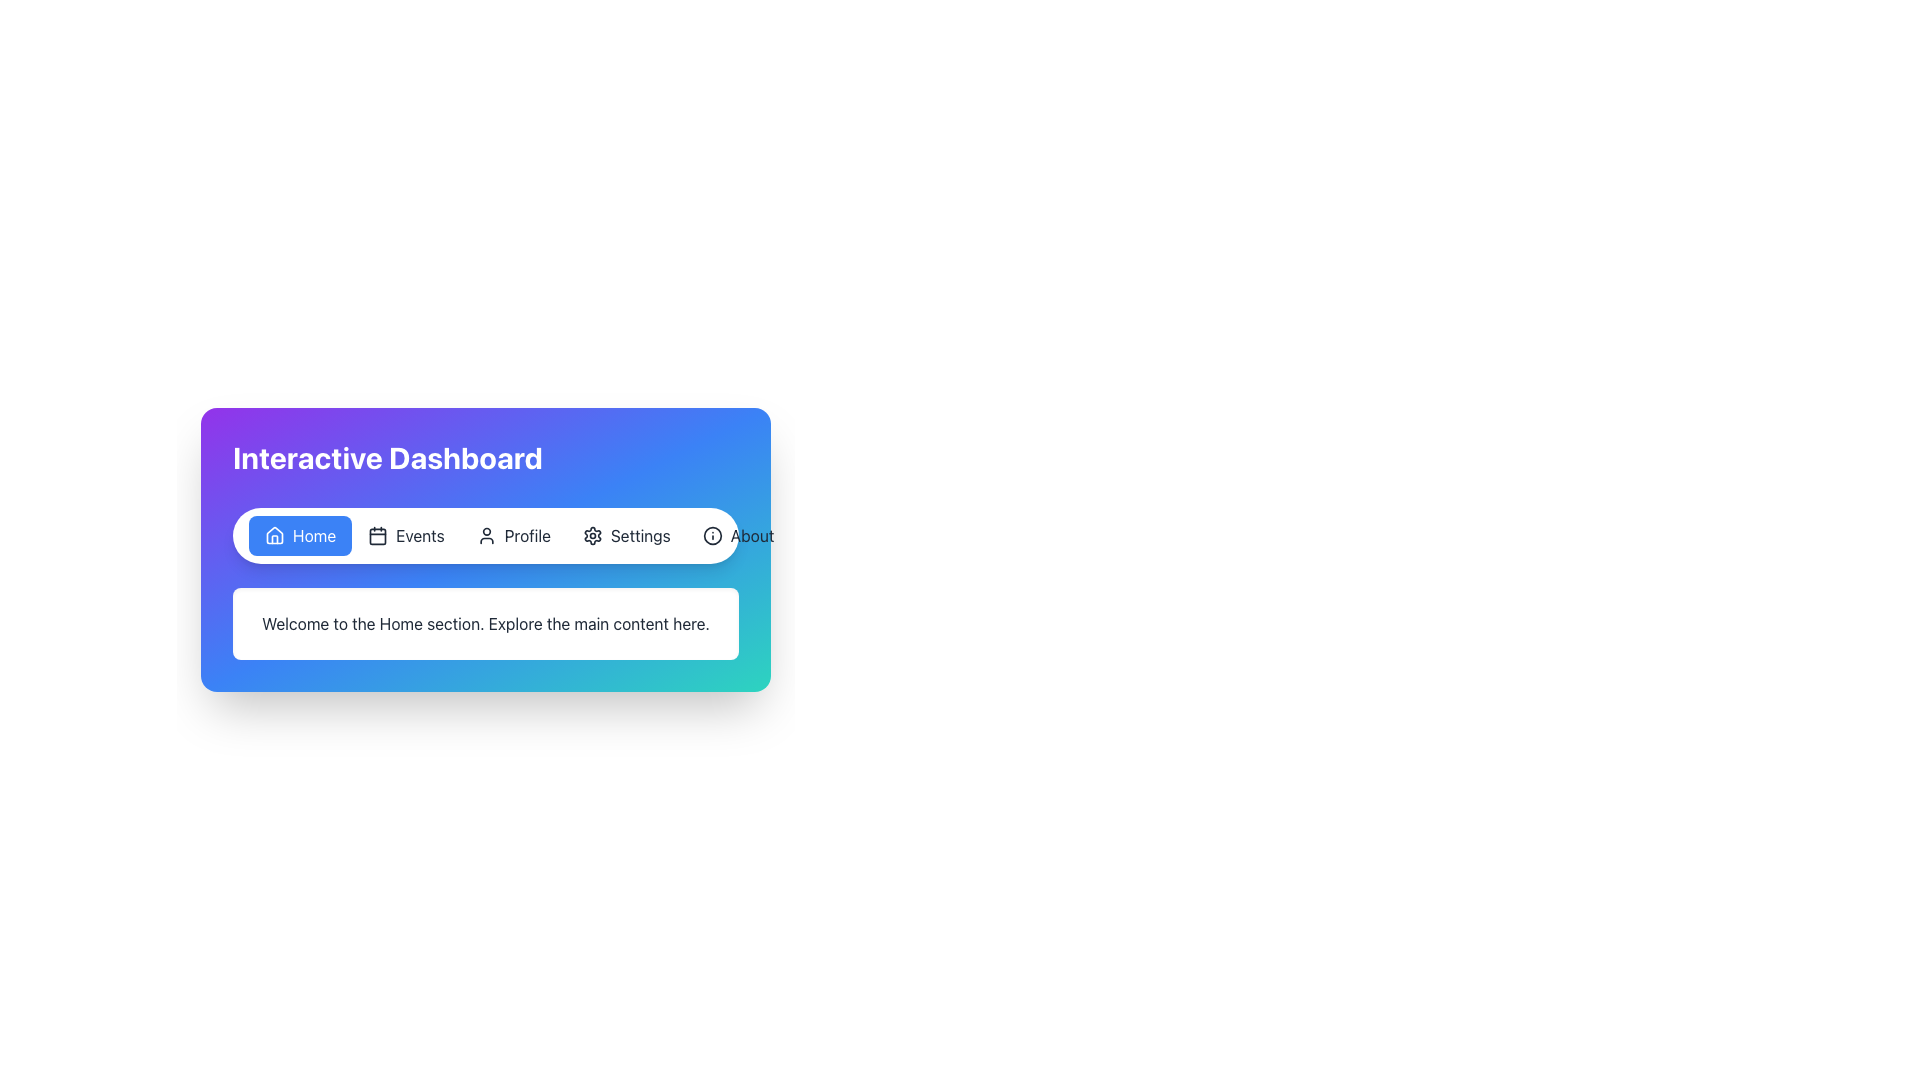 The height and width of the screenshot is (1080, 1920). Describe the element at coordinates (751, 535) in the screenshot. I see `the navigational link or button element labeled 'About' in the top right section of the interface` at that location.